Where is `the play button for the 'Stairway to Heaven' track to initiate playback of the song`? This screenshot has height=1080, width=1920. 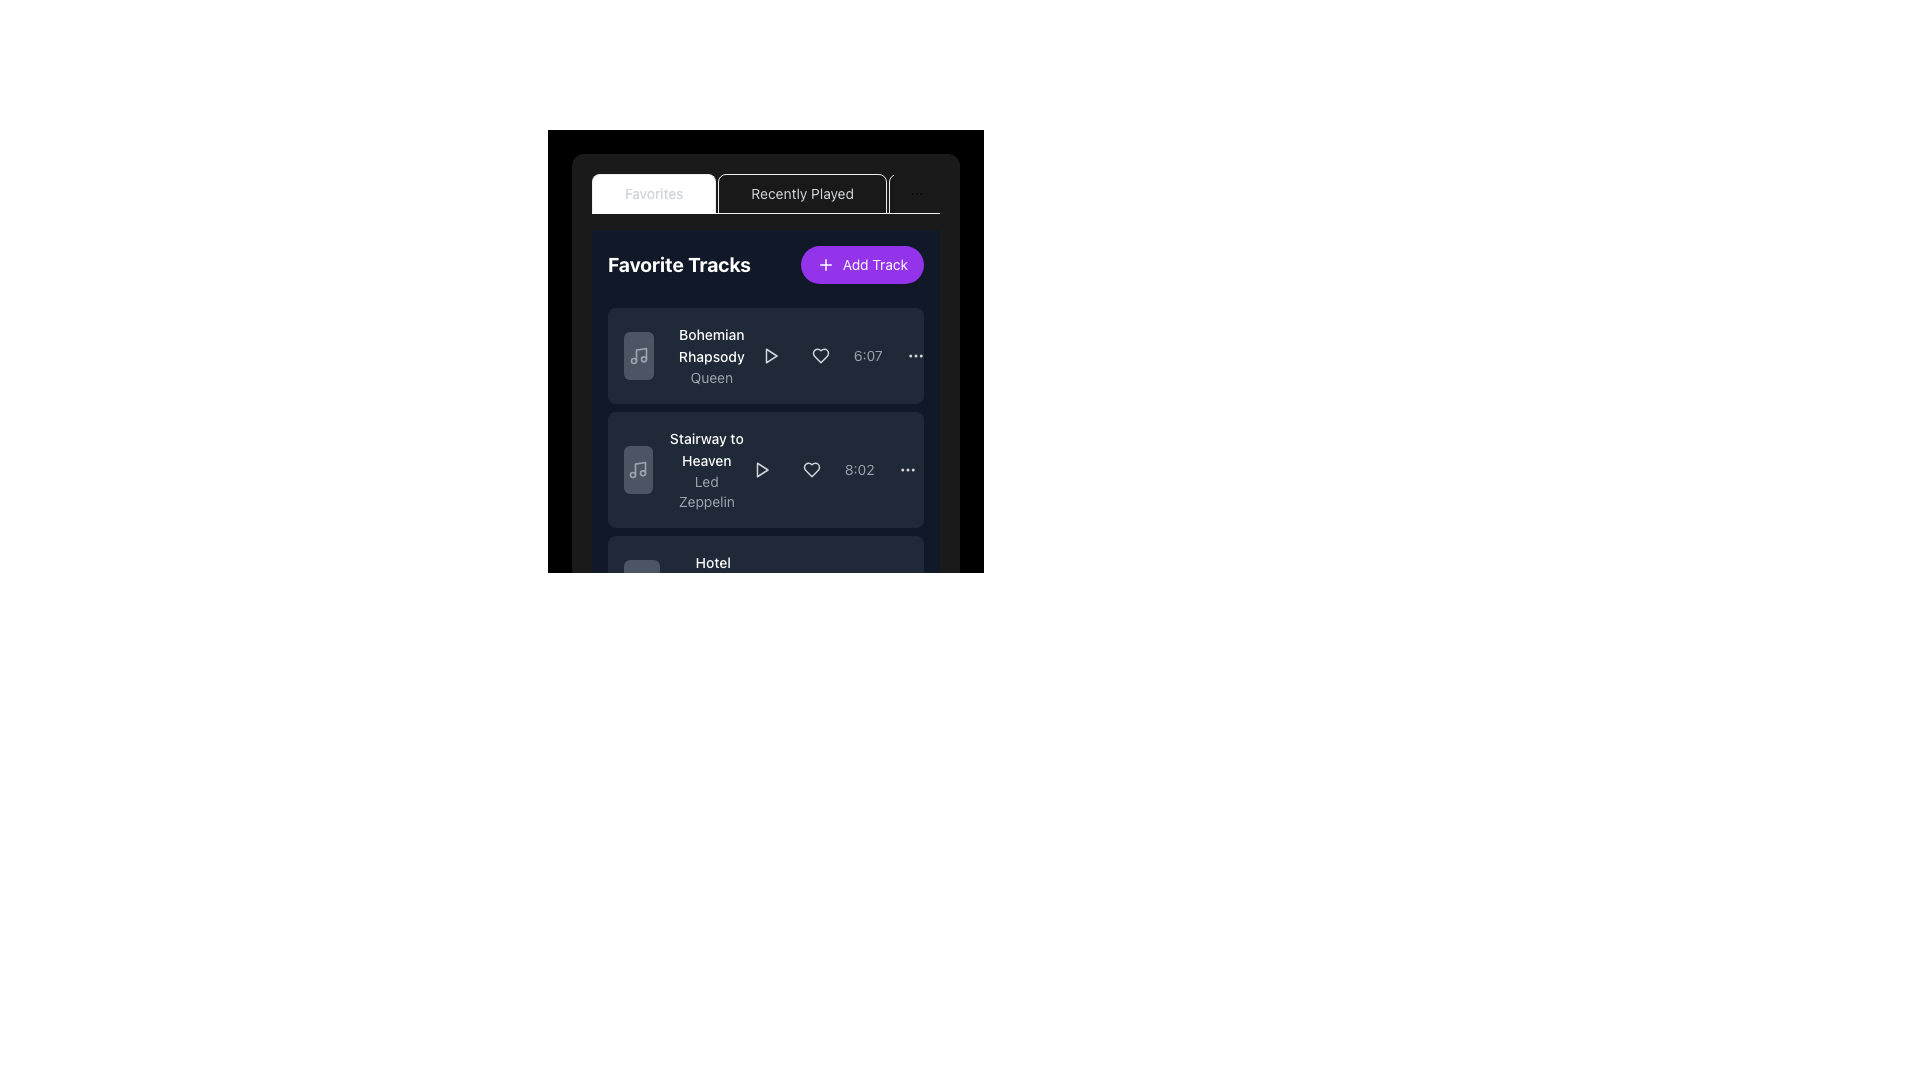
the play button for the 'Stairway to Heaven' track to initiate playback of the song is located at coordinates (760, 470).